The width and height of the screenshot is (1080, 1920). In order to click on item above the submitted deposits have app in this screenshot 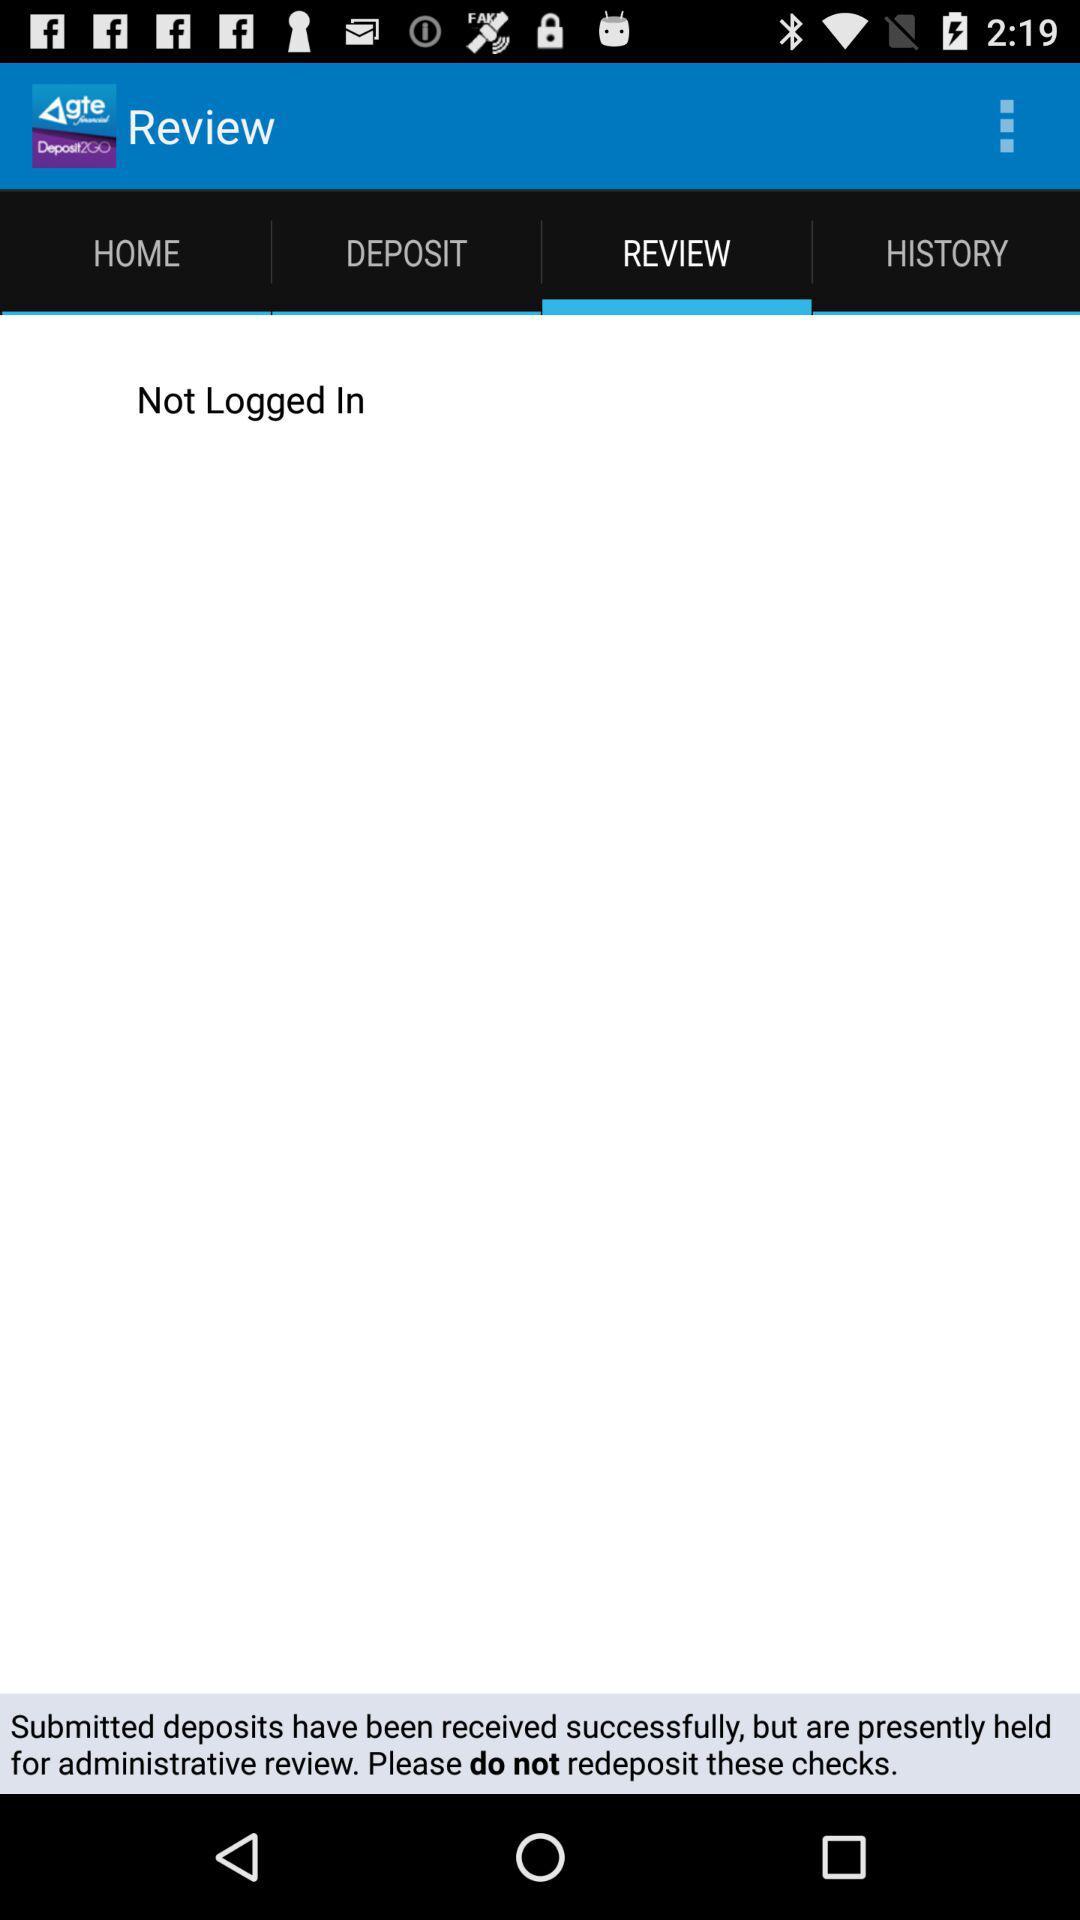, I will do `click(54, 398)`.